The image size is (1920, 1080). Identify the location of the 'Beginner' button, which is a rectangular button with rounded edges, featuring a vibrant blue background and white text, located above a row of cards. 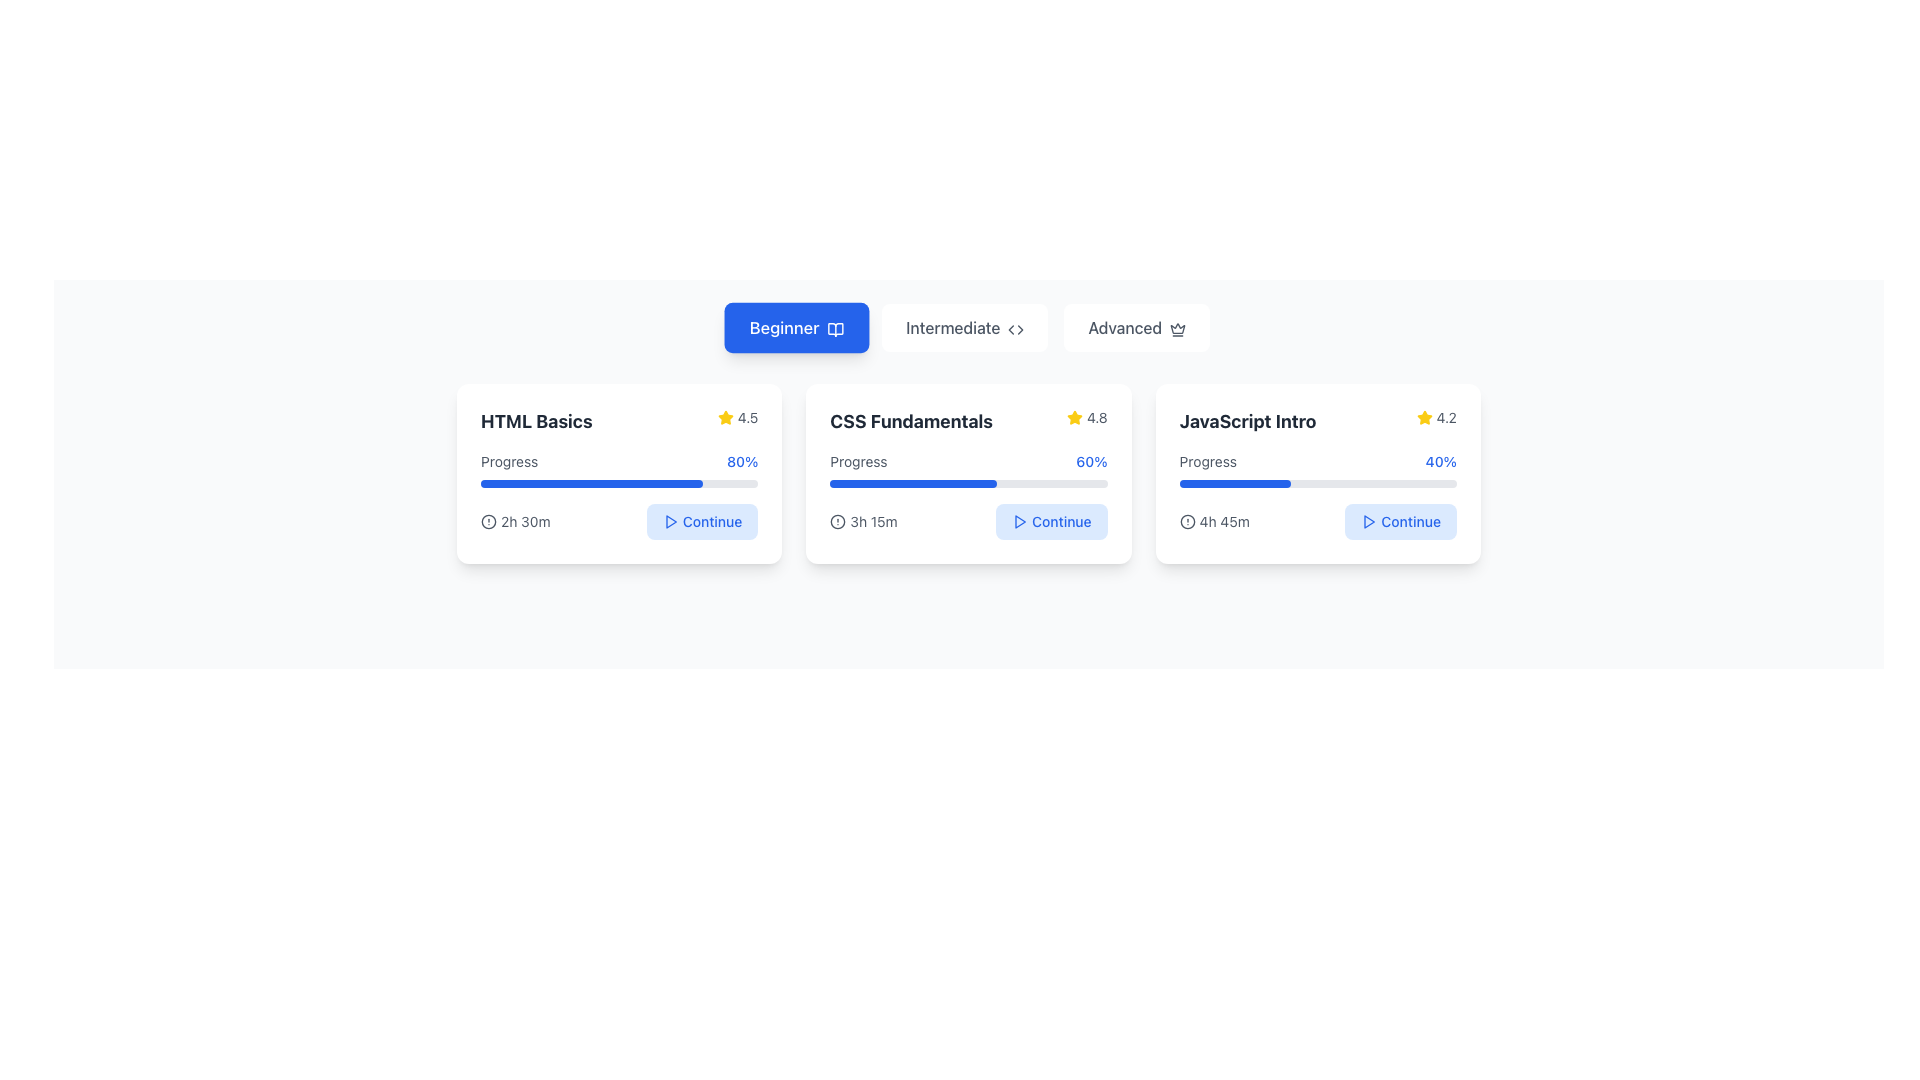
(795, 326).